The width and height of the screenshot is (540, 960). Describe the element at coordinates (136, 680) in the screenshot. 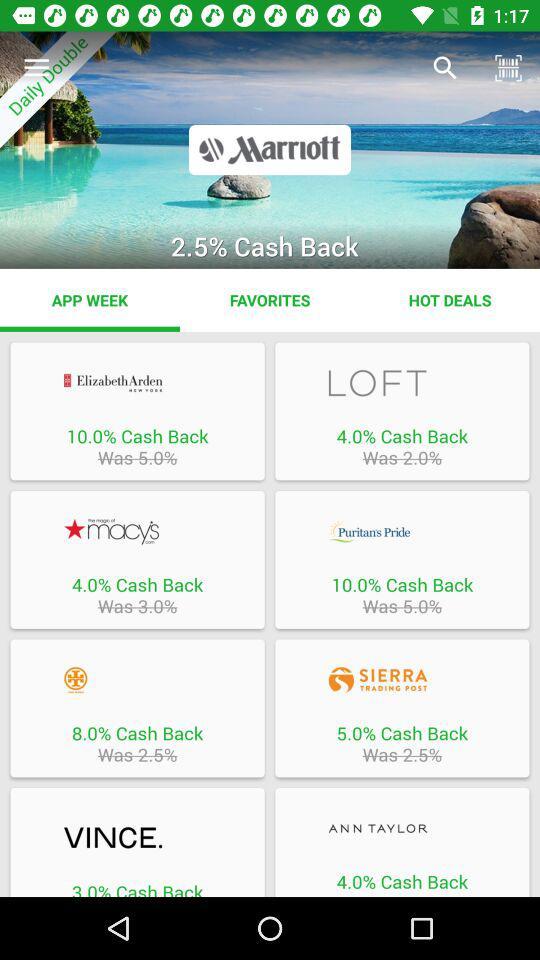

I see `see the companies website` at that location.